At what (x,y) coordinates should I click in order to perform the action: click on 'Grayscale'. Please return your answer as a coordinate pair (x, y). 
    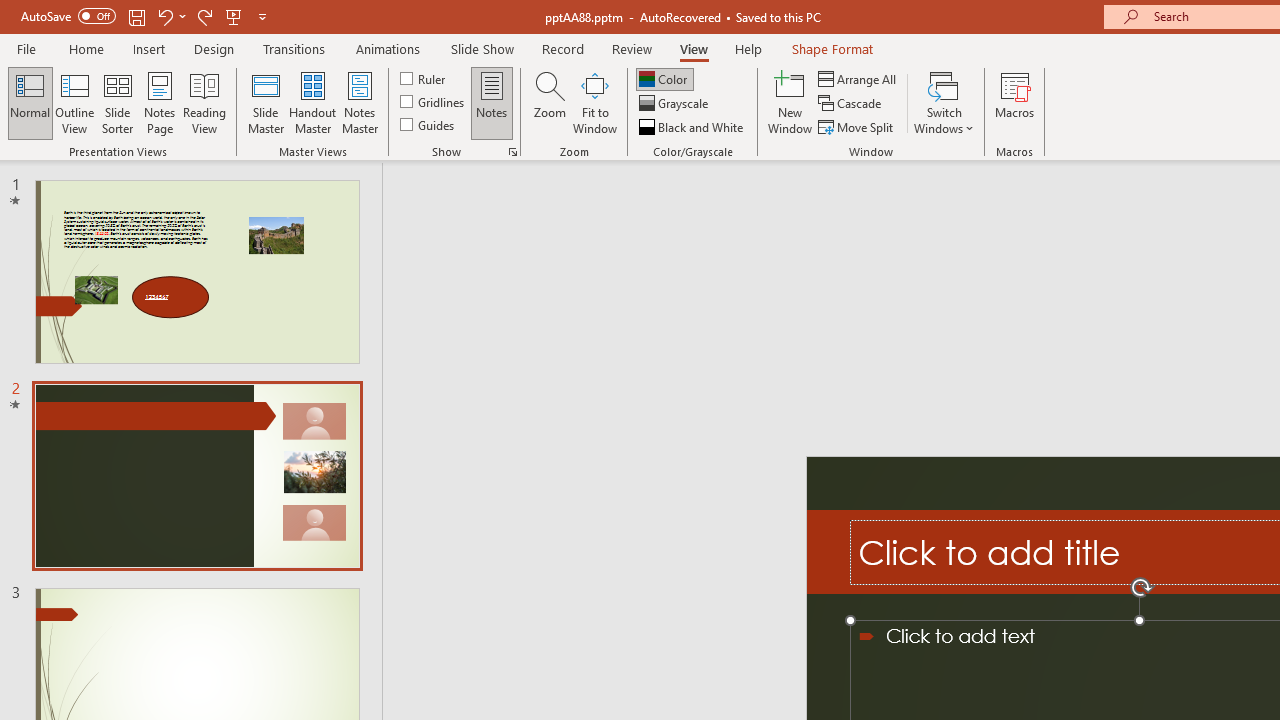
    Looking at the image, I should click on (675, 103).